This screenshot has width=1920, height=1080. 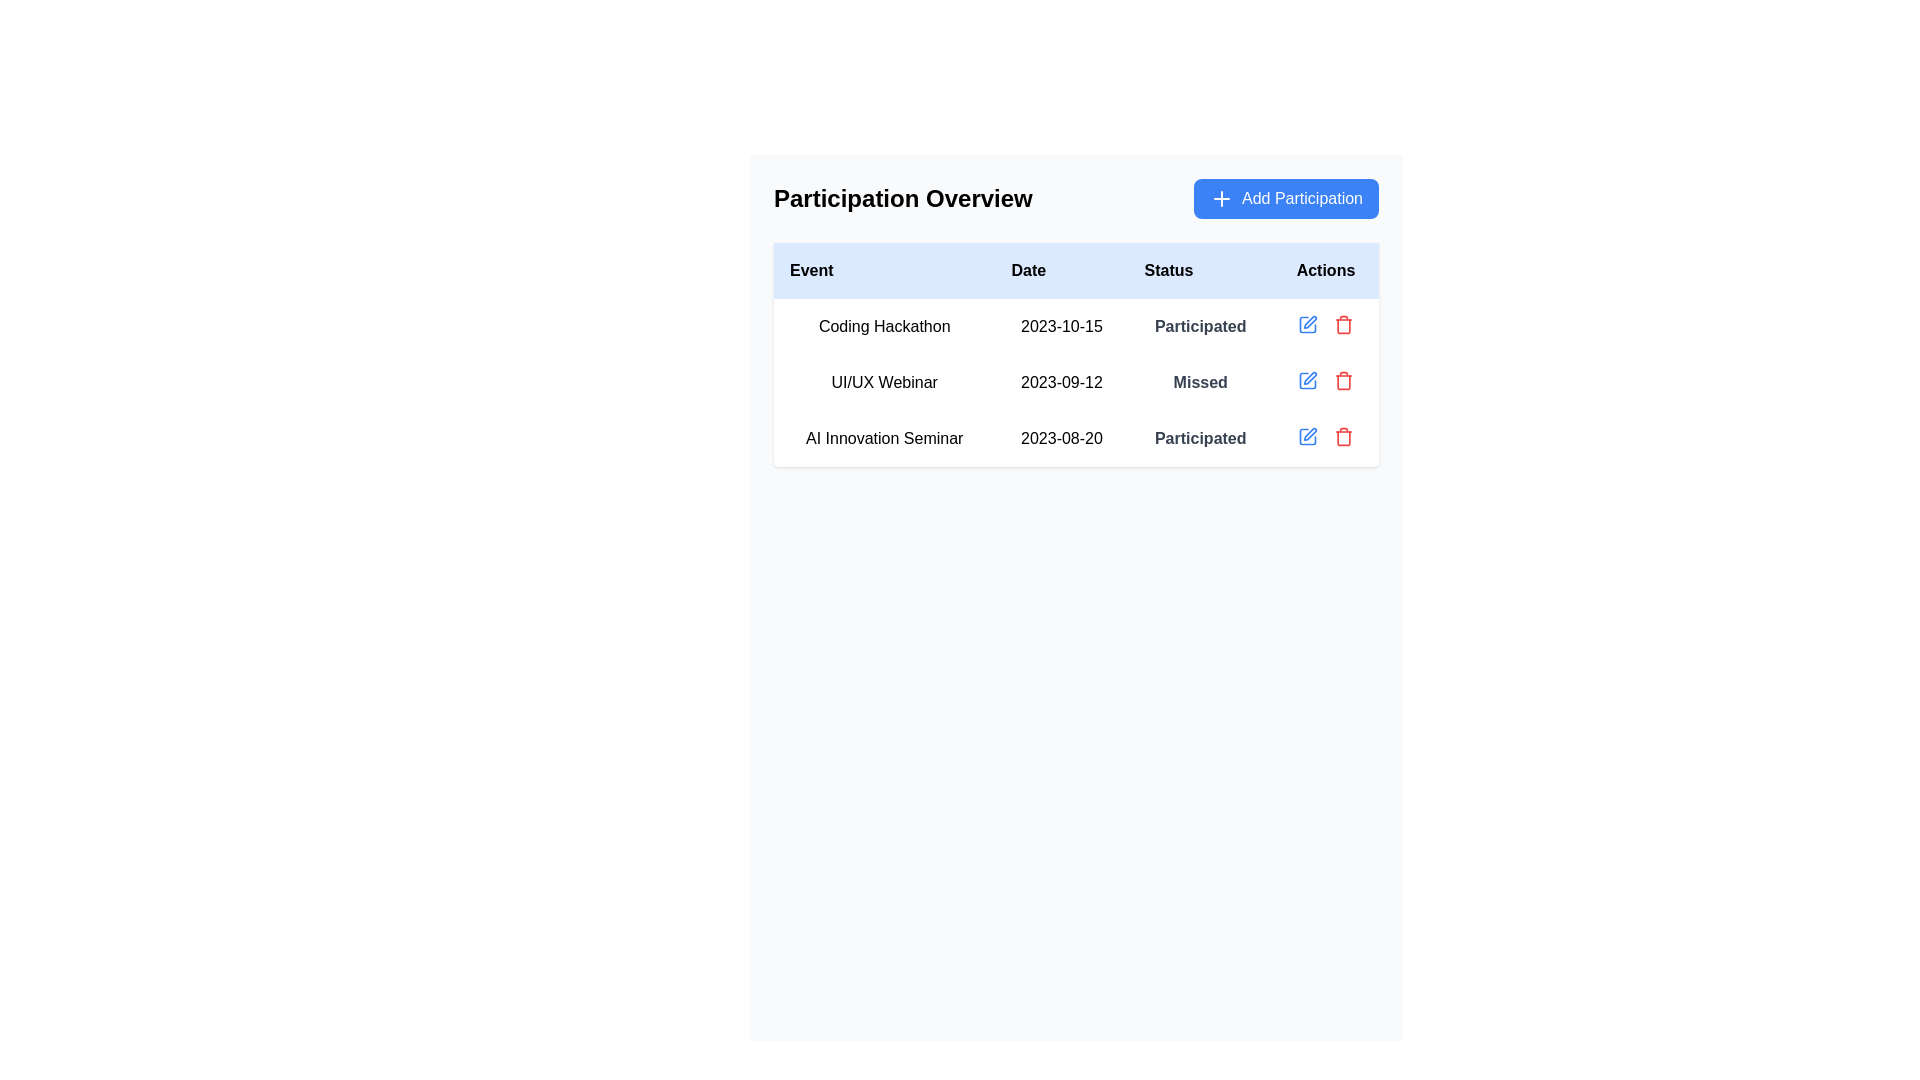 I want to click on the leftmost interactive icon in the action icons for the 'UI/UX Webinar' row, so click(x=1307, y=435).